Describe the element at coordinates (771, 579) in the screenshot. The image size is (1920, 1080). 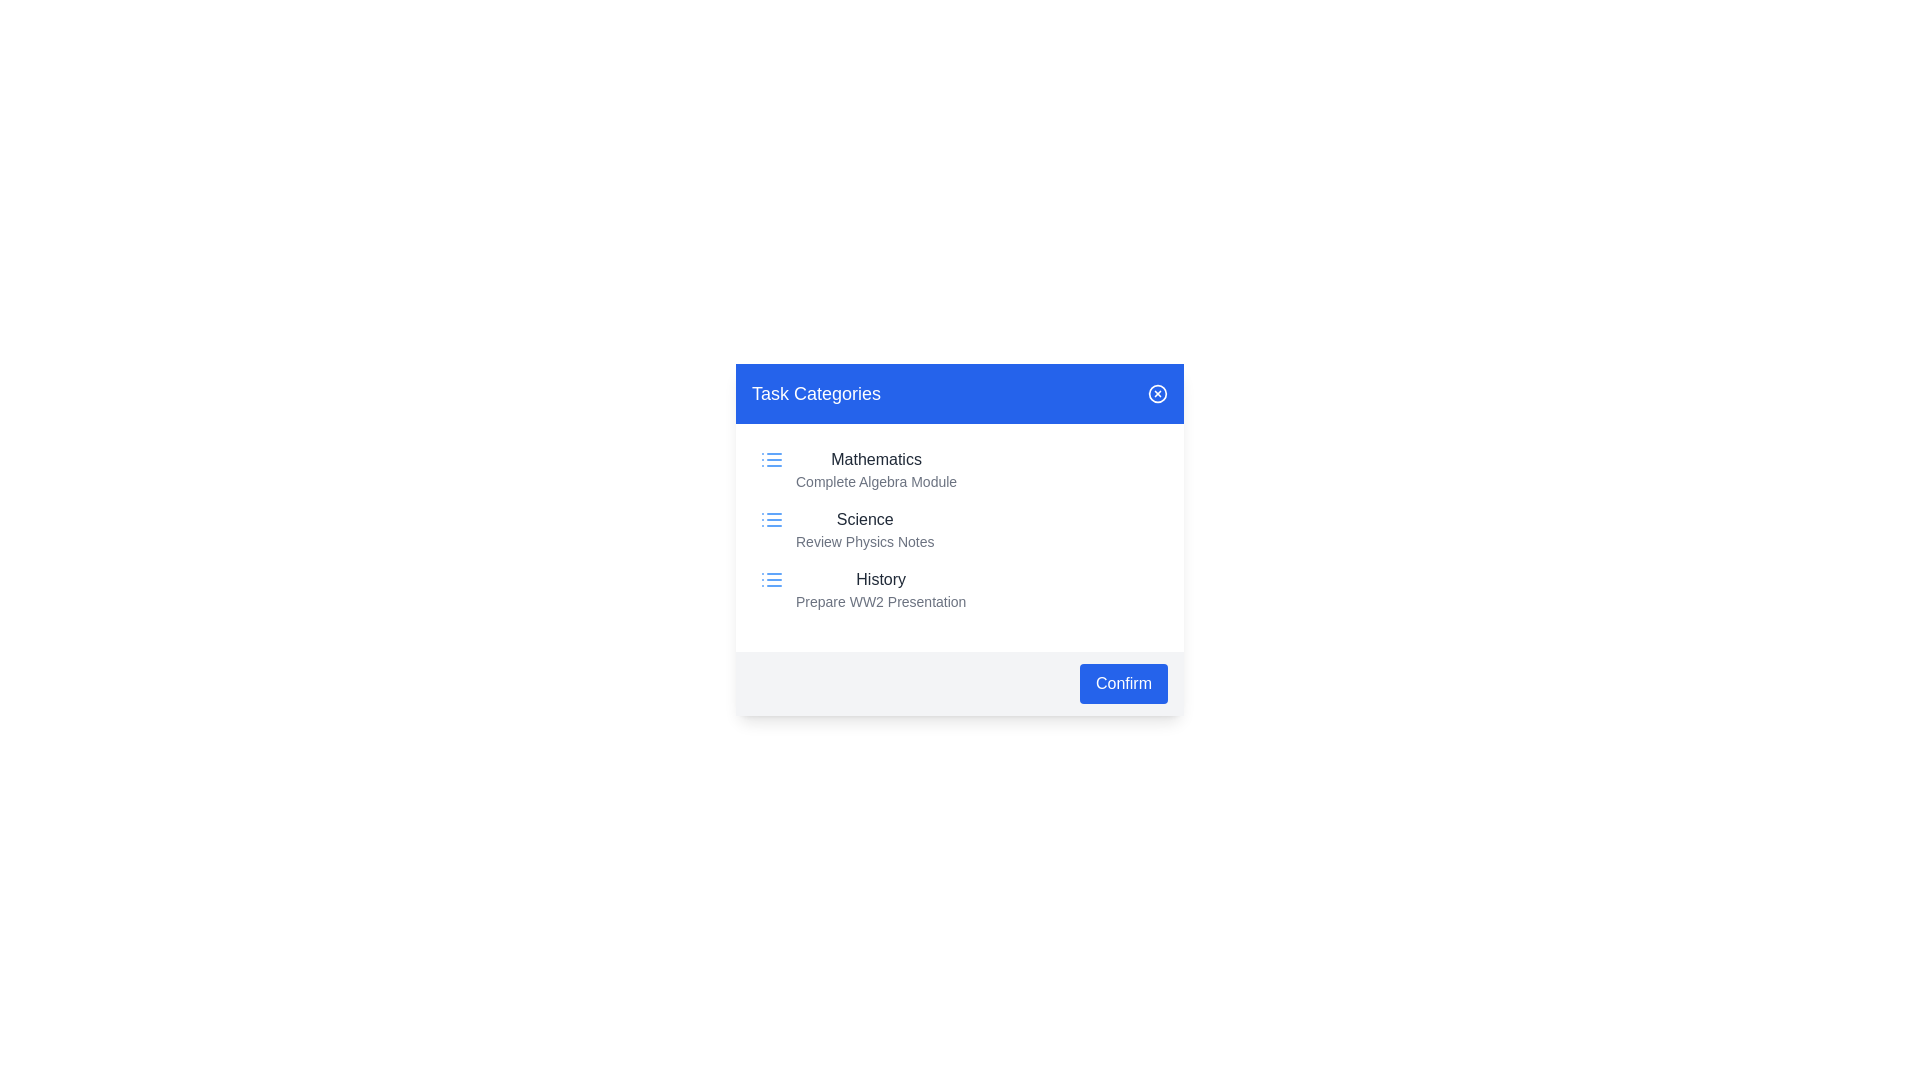
I see `the icon next to the category History` at that location.